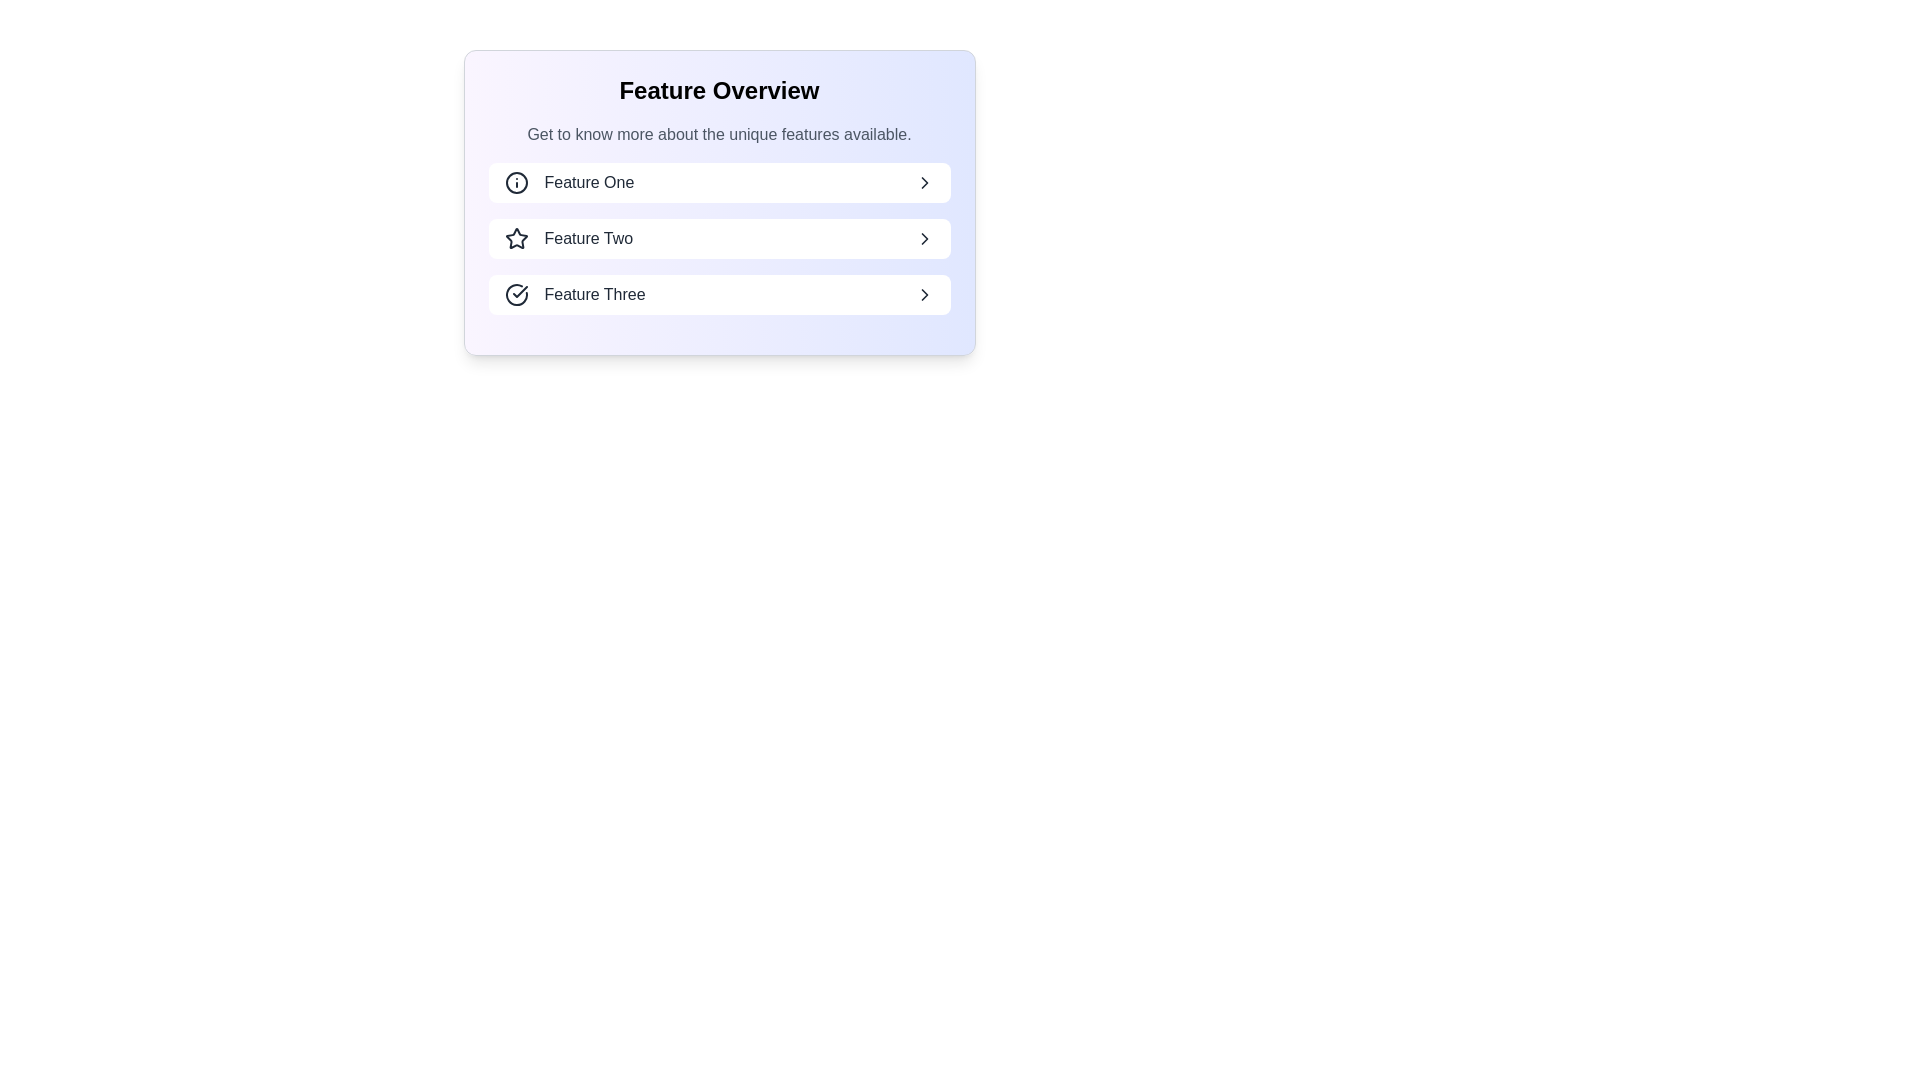 This screenshot has width=1920, height=1080. I want to click on the 'Feature Two' label in the functional list, so click(587, 238).